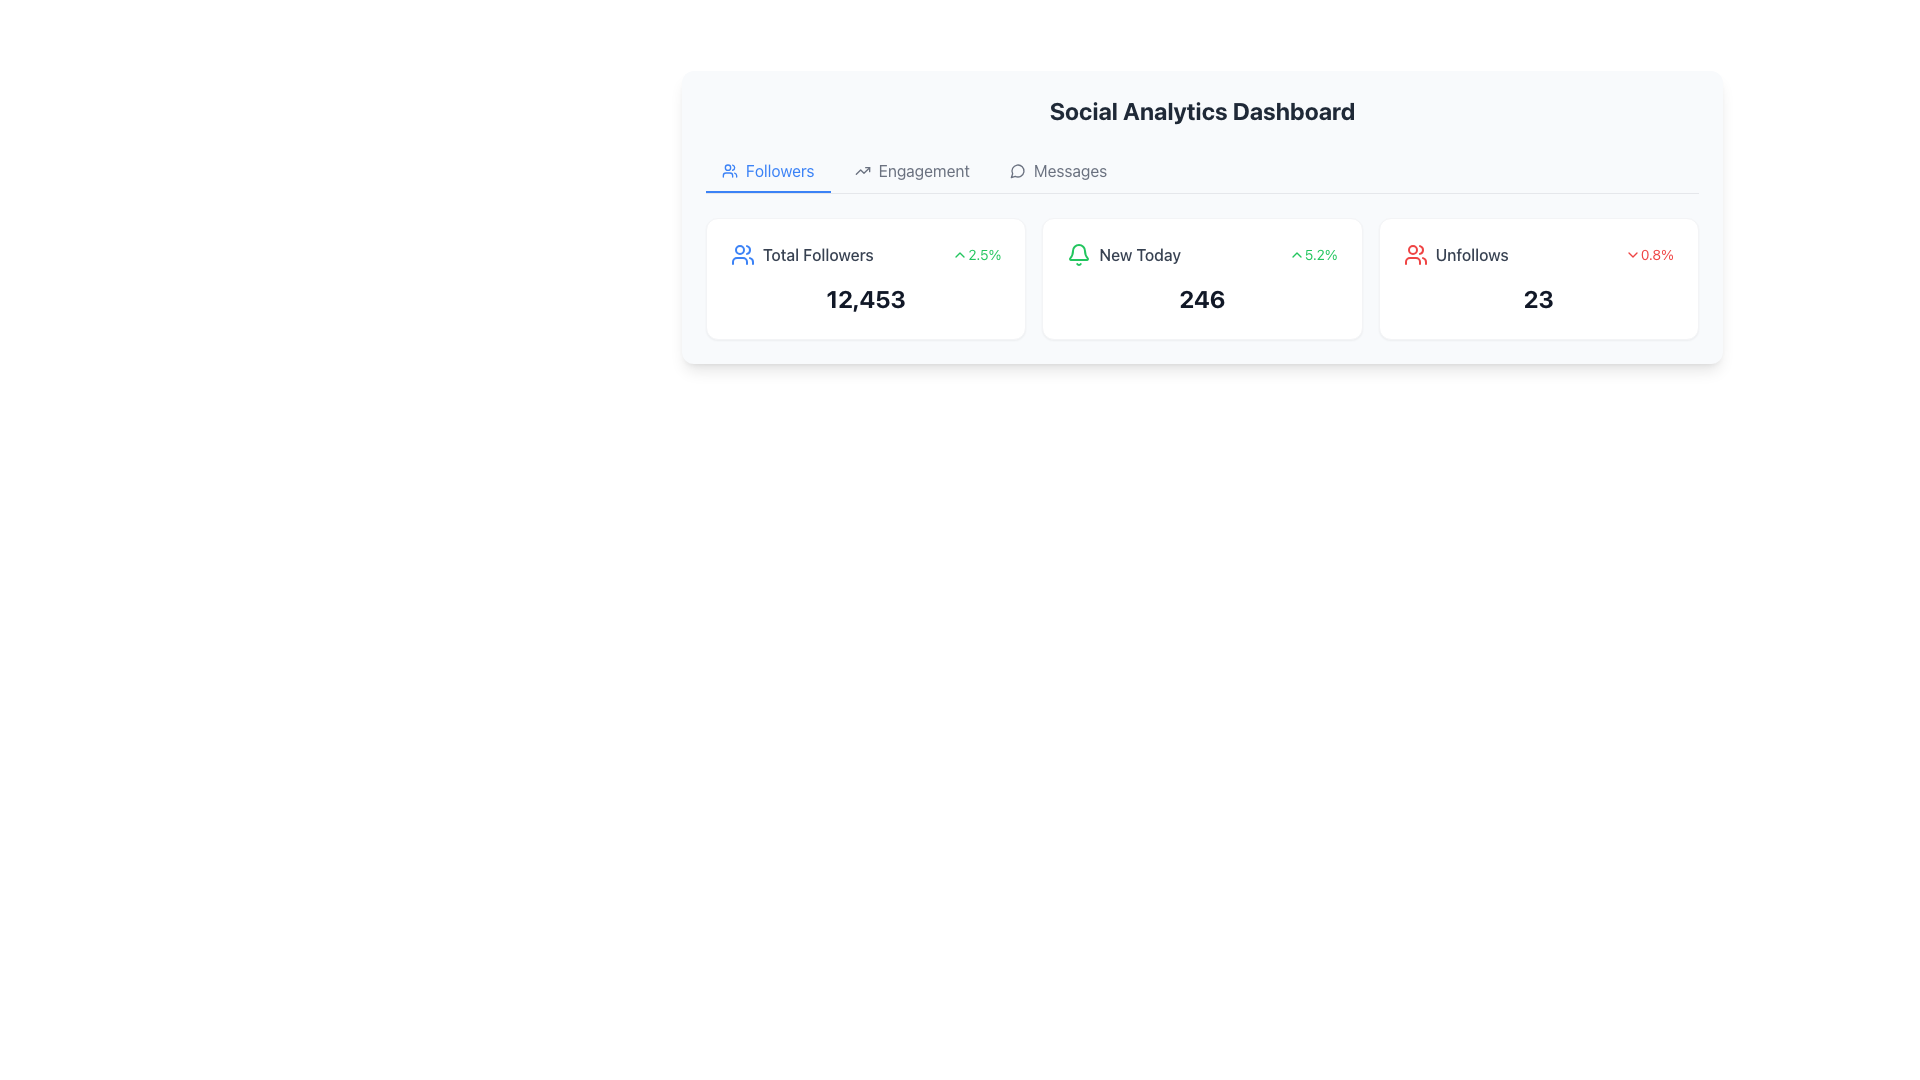 This screenshot has height=1080, width=1920. What do you see at coordinates (1201, 111) in the screenshot?
I see `the Heading text element at the top center of the dashboard layout for accessibility navigation` at bounding box center [1201, 111].